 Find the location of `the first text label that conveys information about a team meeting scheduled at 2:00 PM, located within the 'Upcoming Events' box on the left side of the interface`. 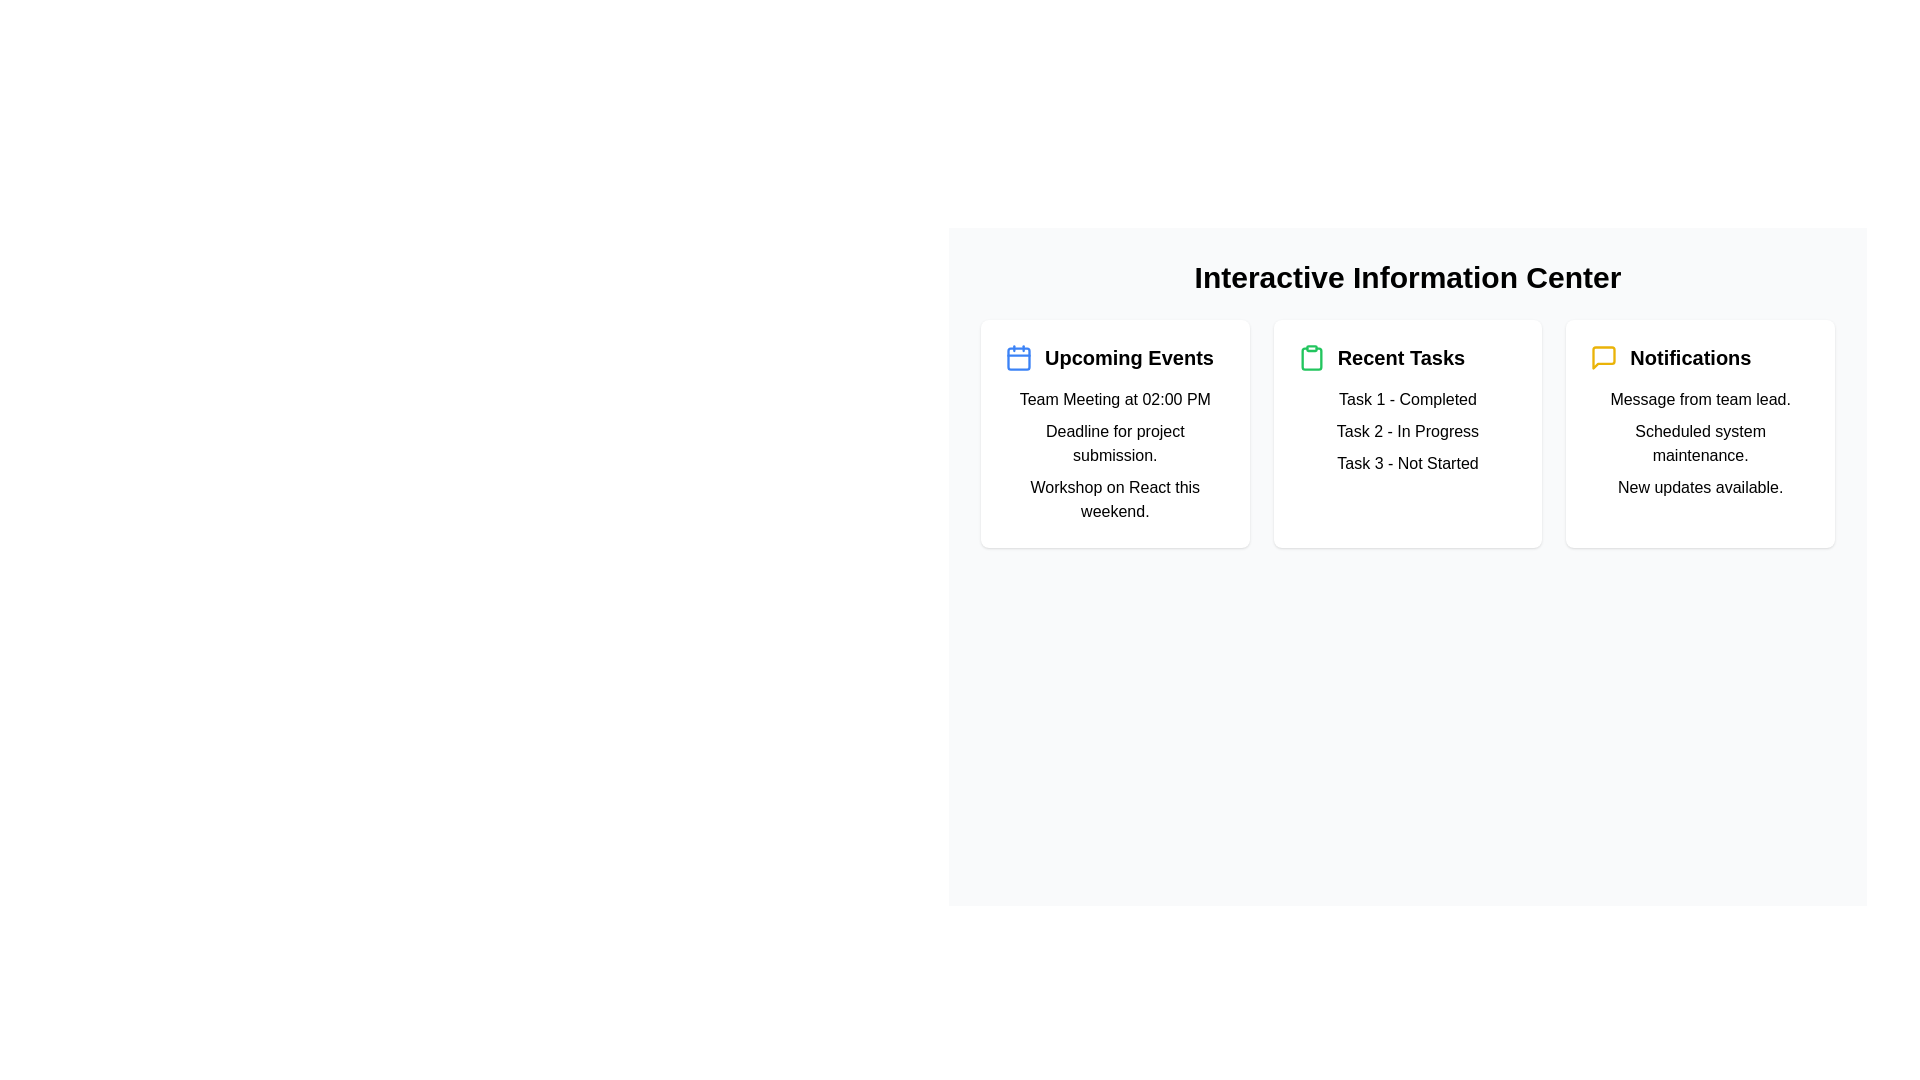

the first text label that conveys information about a team meeting scheduled at 2:00 PM, located within the 'Upcoming Events' box on the left side of the interface is located at coordinates (1114, 400).